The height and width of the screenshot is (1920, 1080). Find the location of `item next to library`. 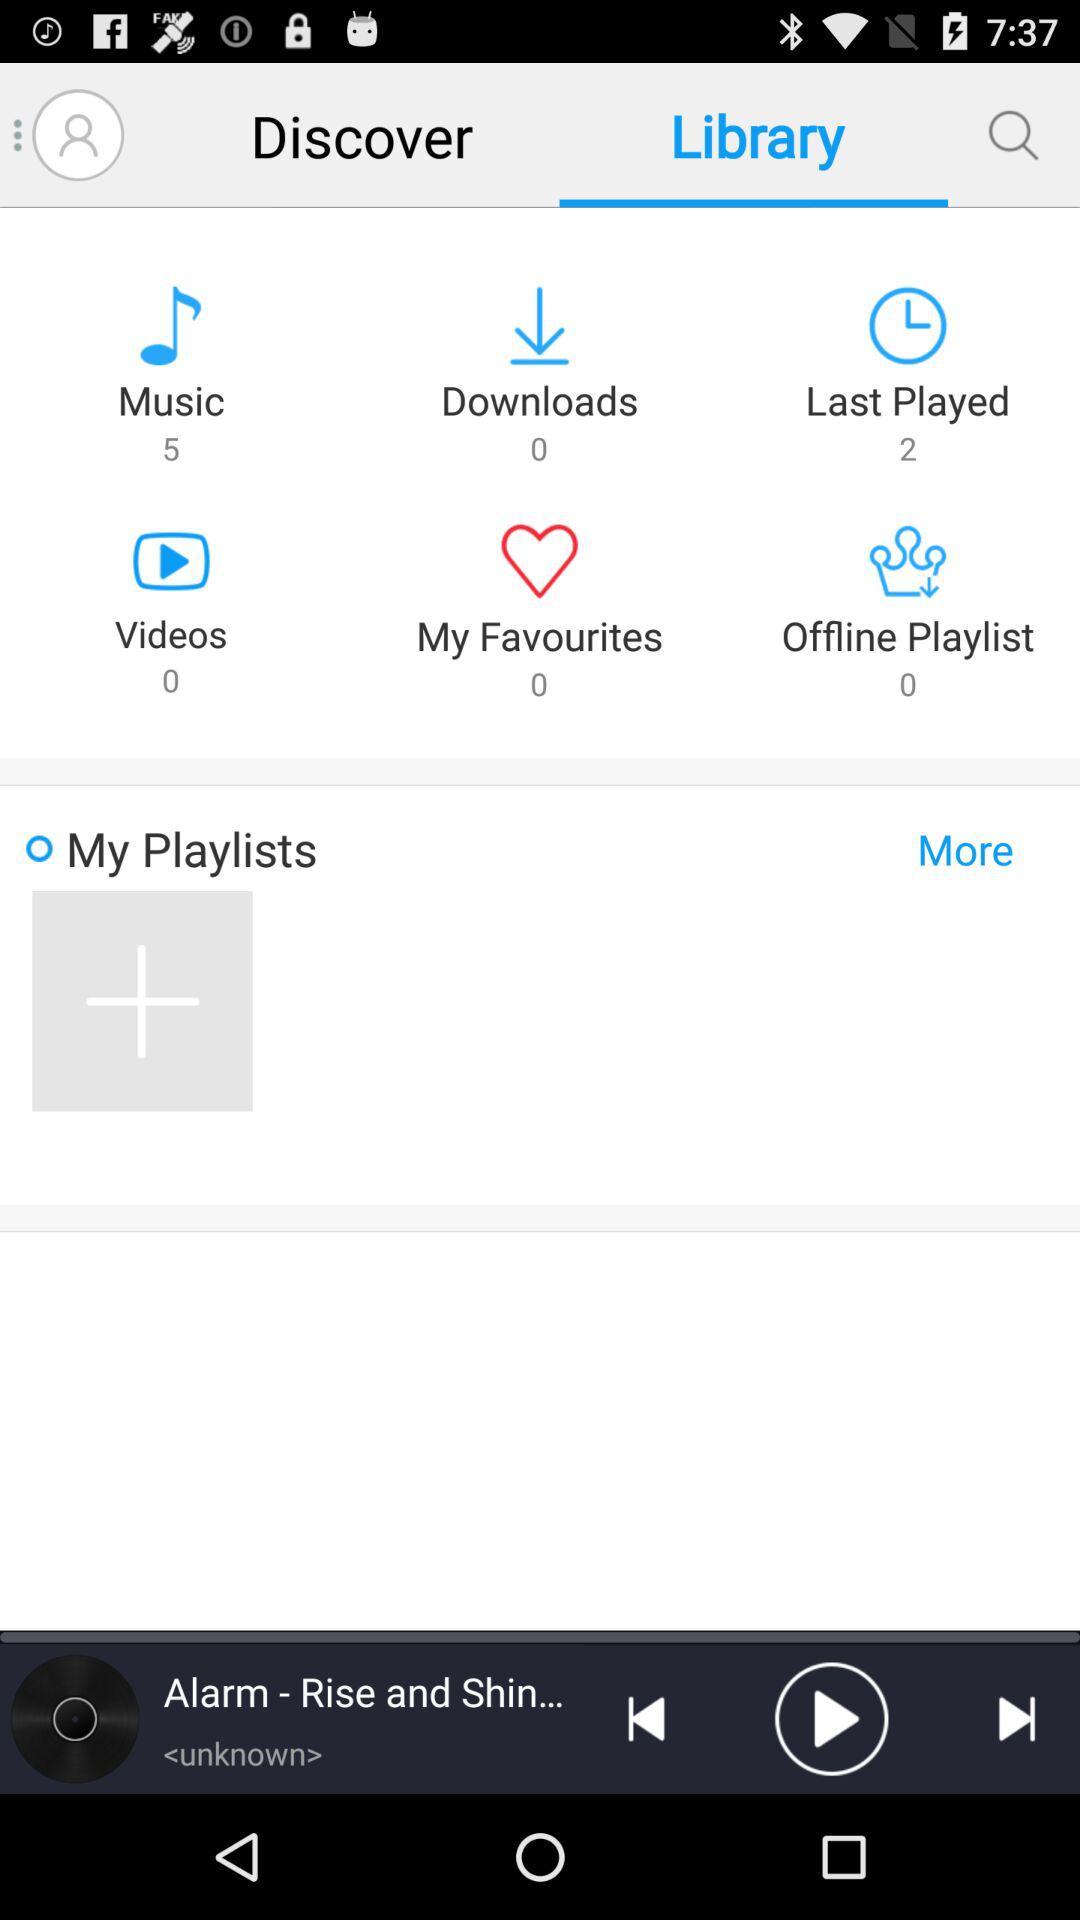

item next to library is located at coordinates (1013, 134).